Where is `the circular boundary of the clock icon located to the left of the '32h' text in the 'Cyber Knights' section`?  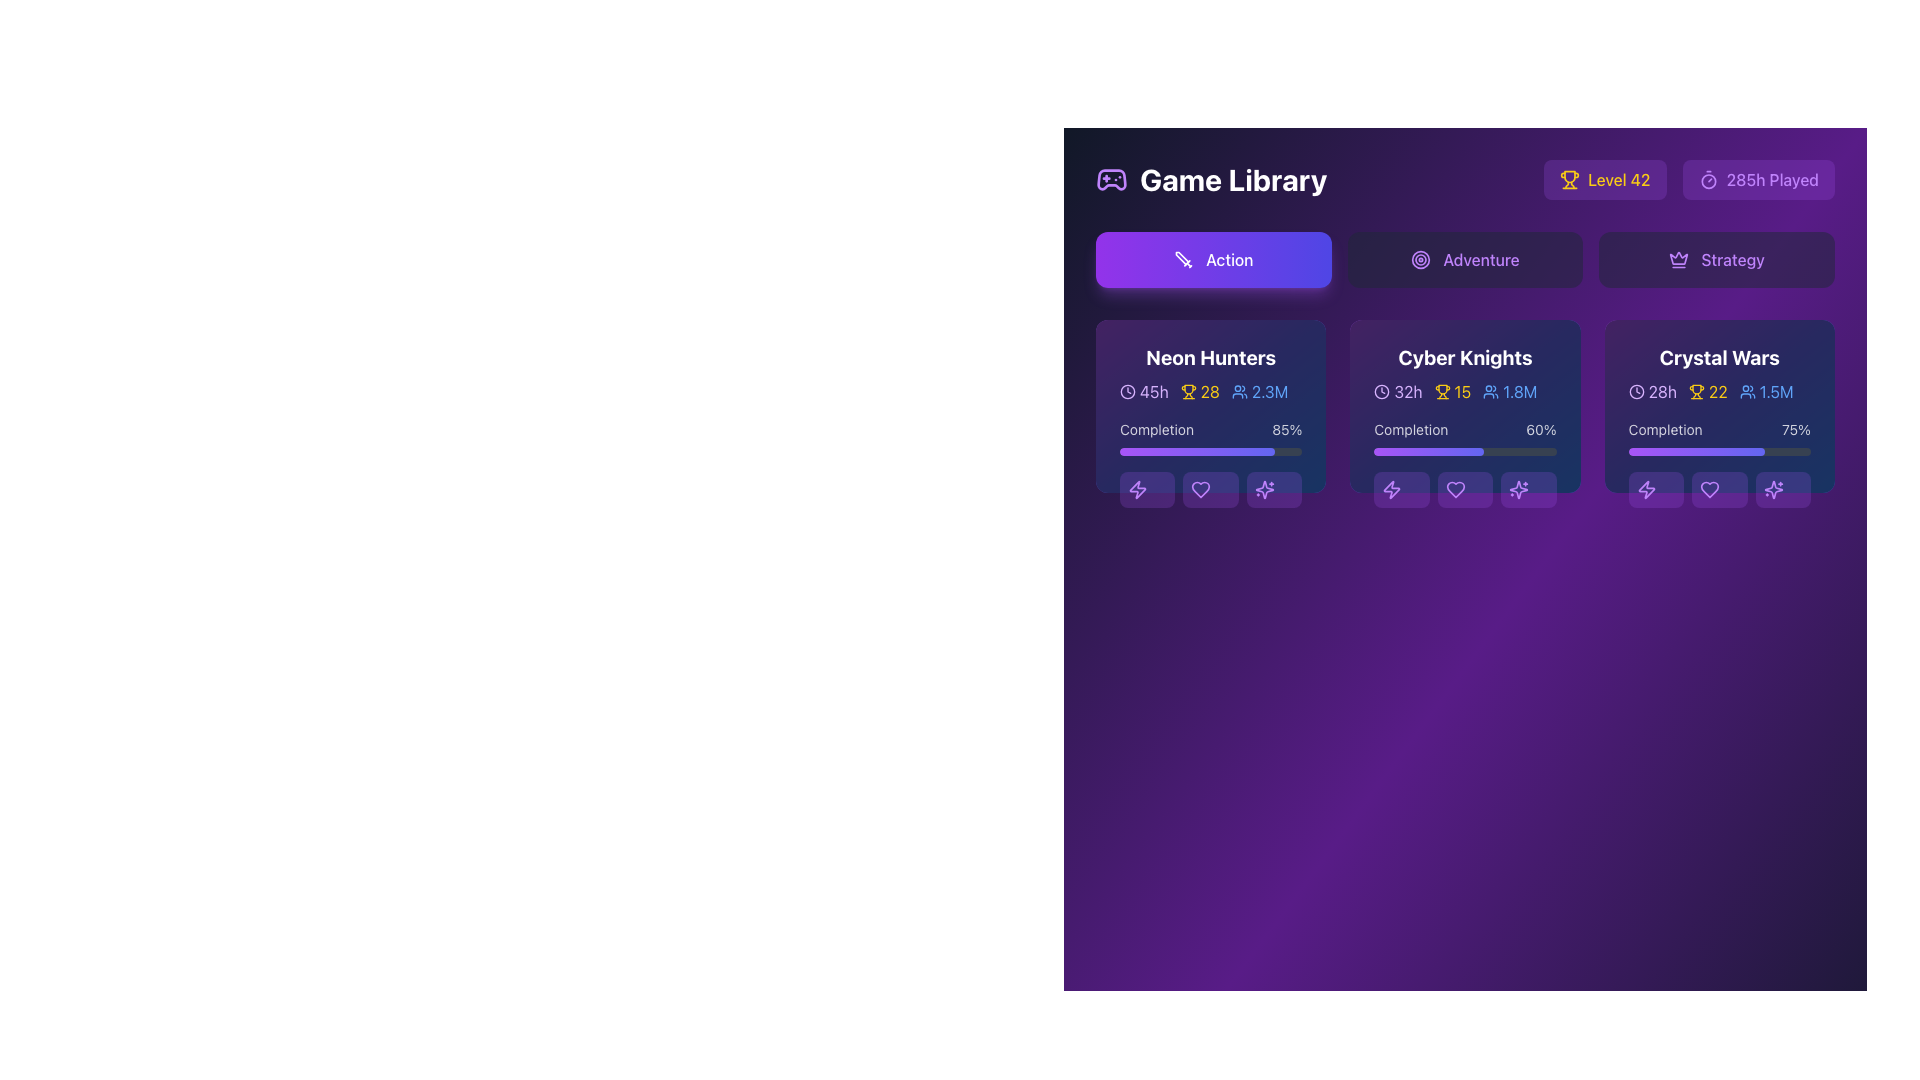 the circular boundary of the clock icon located to the left of the '32h' text in the 'Cyber Knights' section is located at coordinates (1381, 392).